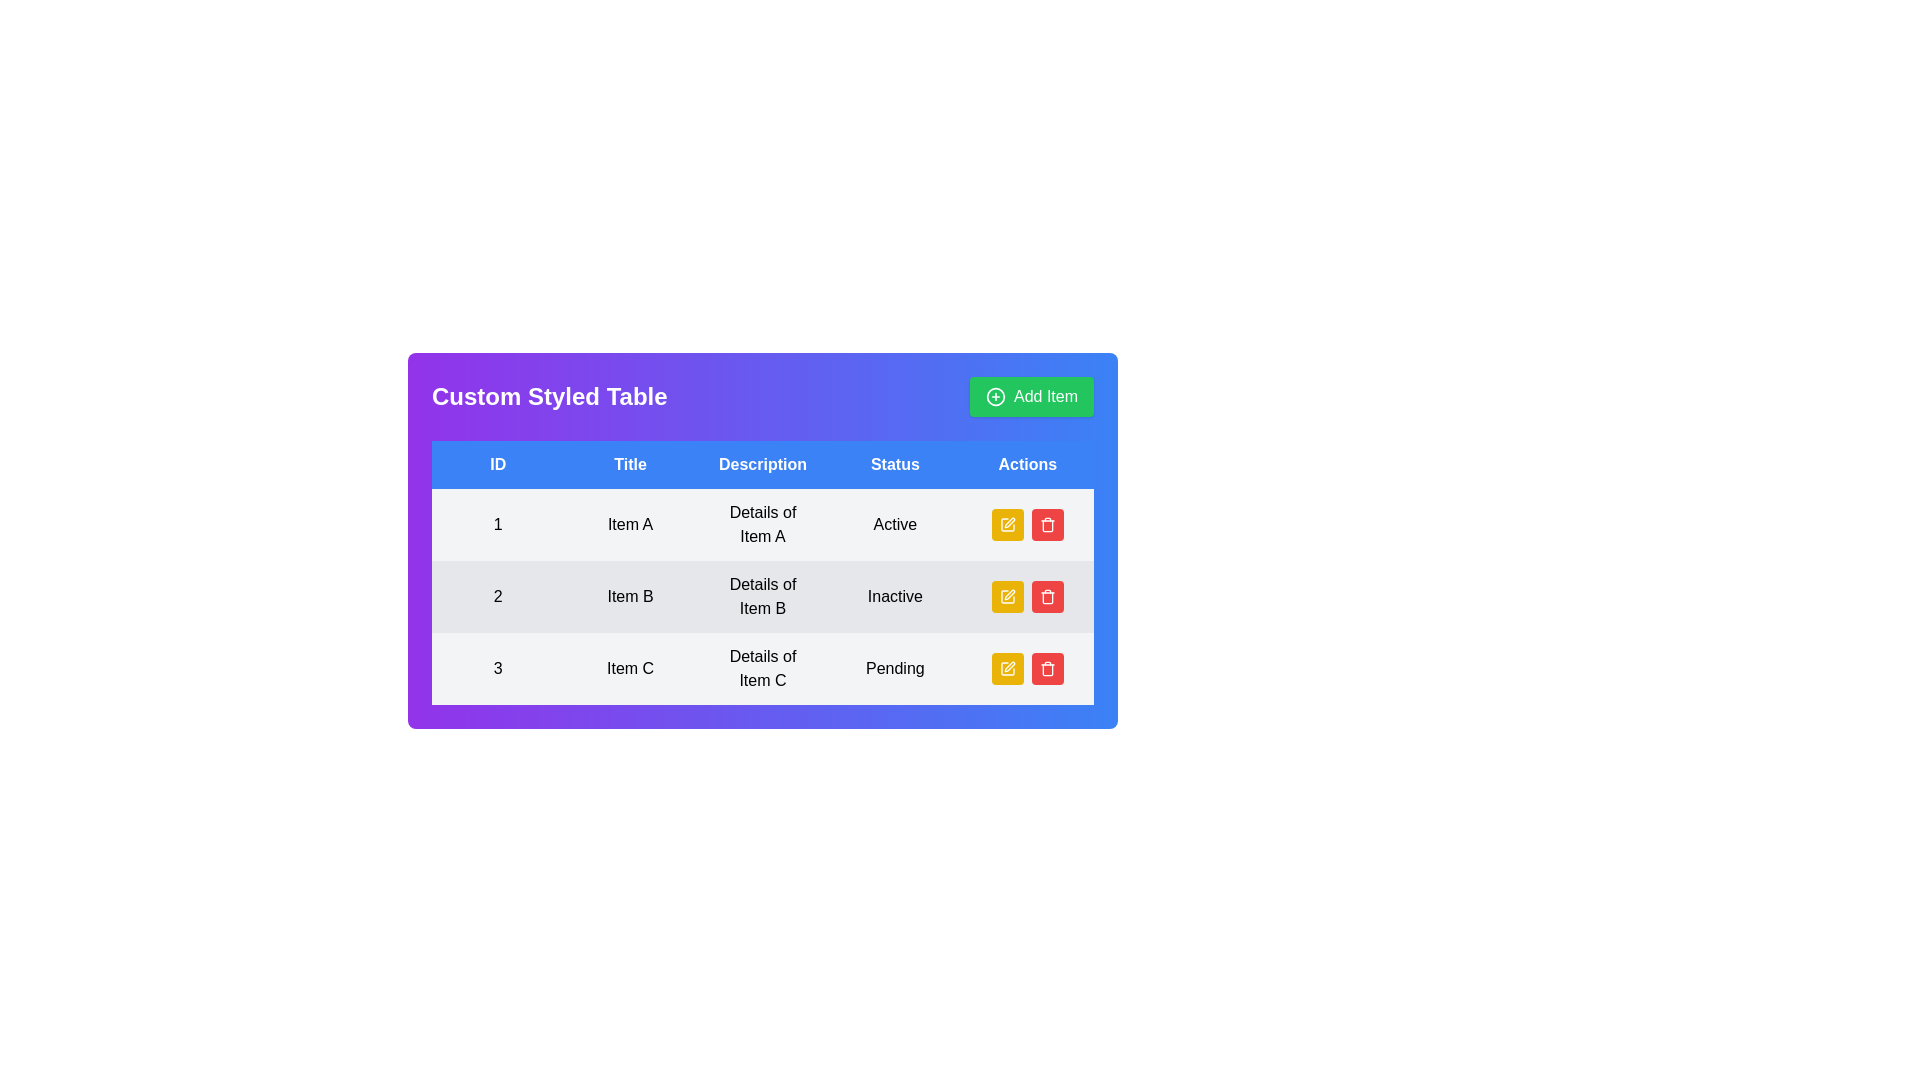 This screenshot has height=1080, width=1920. I want to click on the yellow edit button in the 'Actions' column of the table for 'Item C', so click(1027, 668).